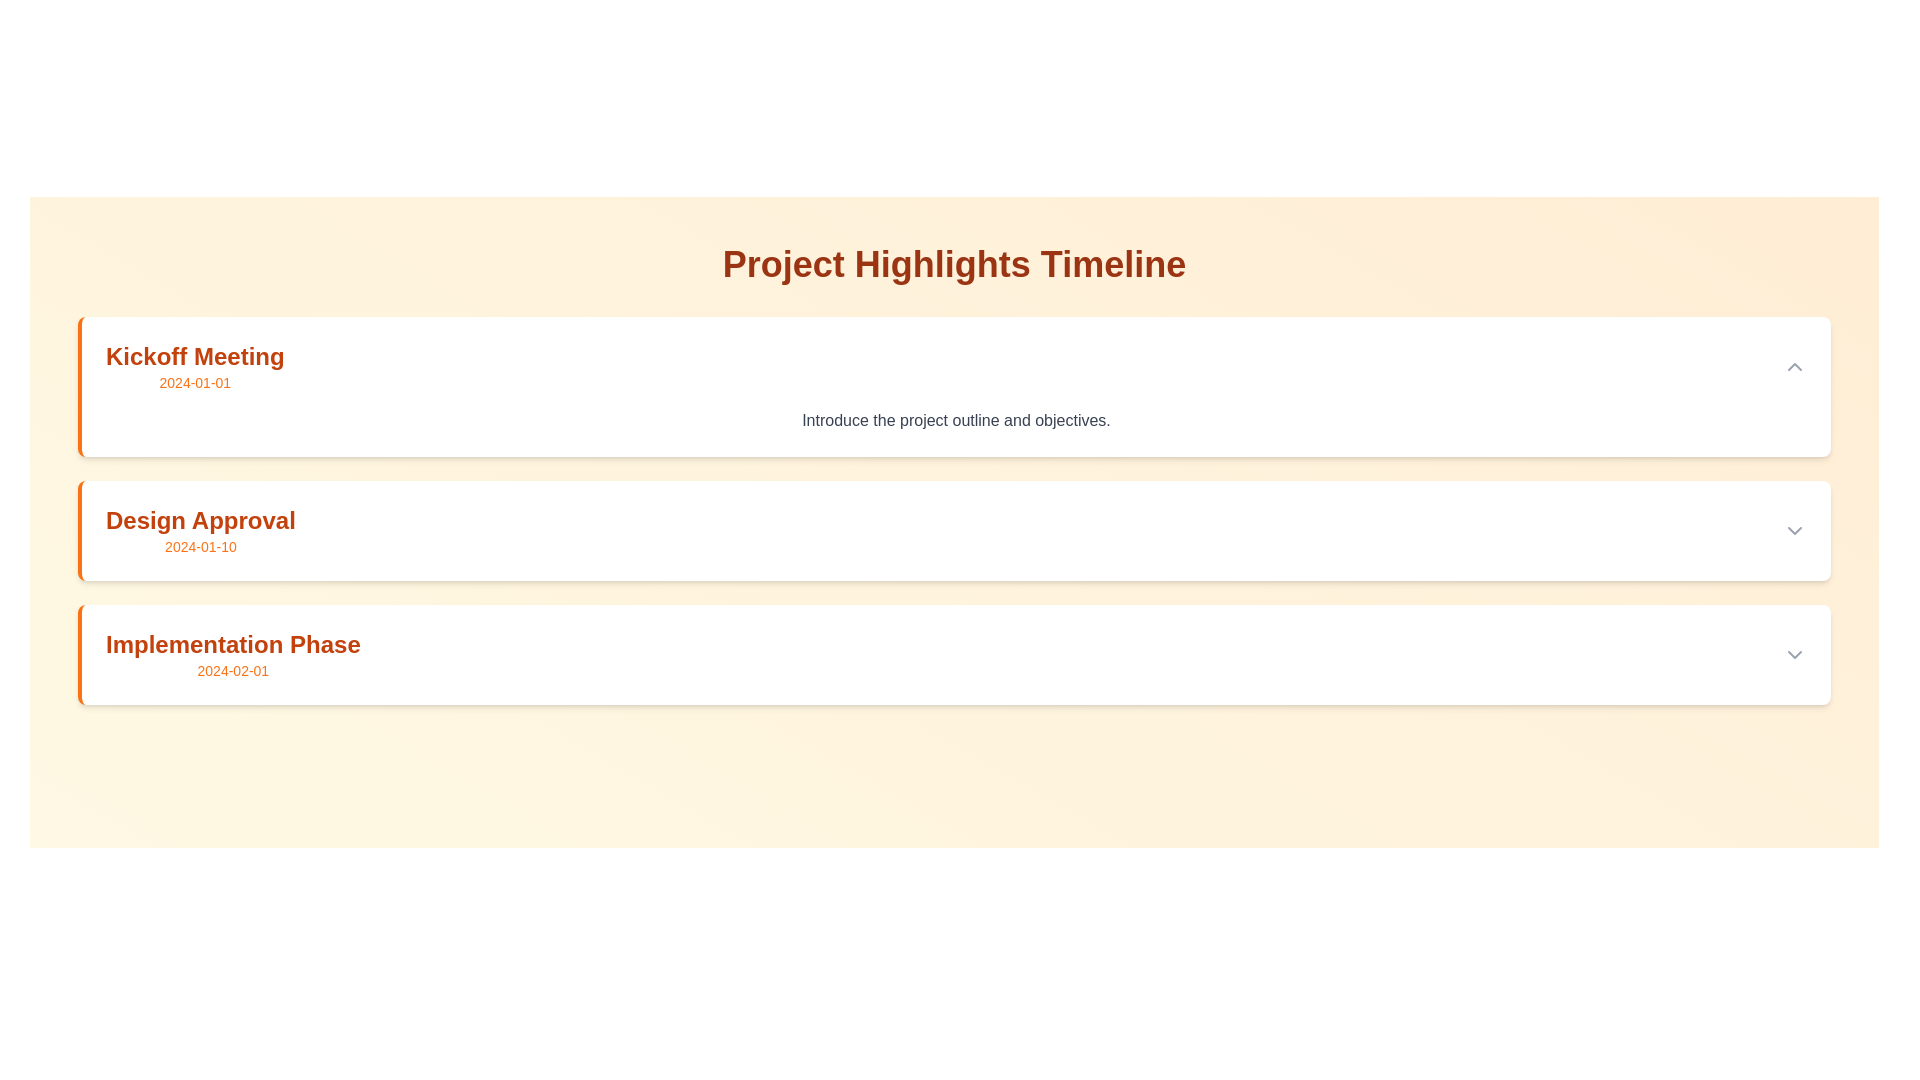 The height and width of the screenshot is (1080, 1920). Describe the element at coordinates (233, 644) in the screenshot. I see `text label that represents the title of the timeline entry for the 'Implementation Phase' with the associated date '2024-02-01'` at that location.